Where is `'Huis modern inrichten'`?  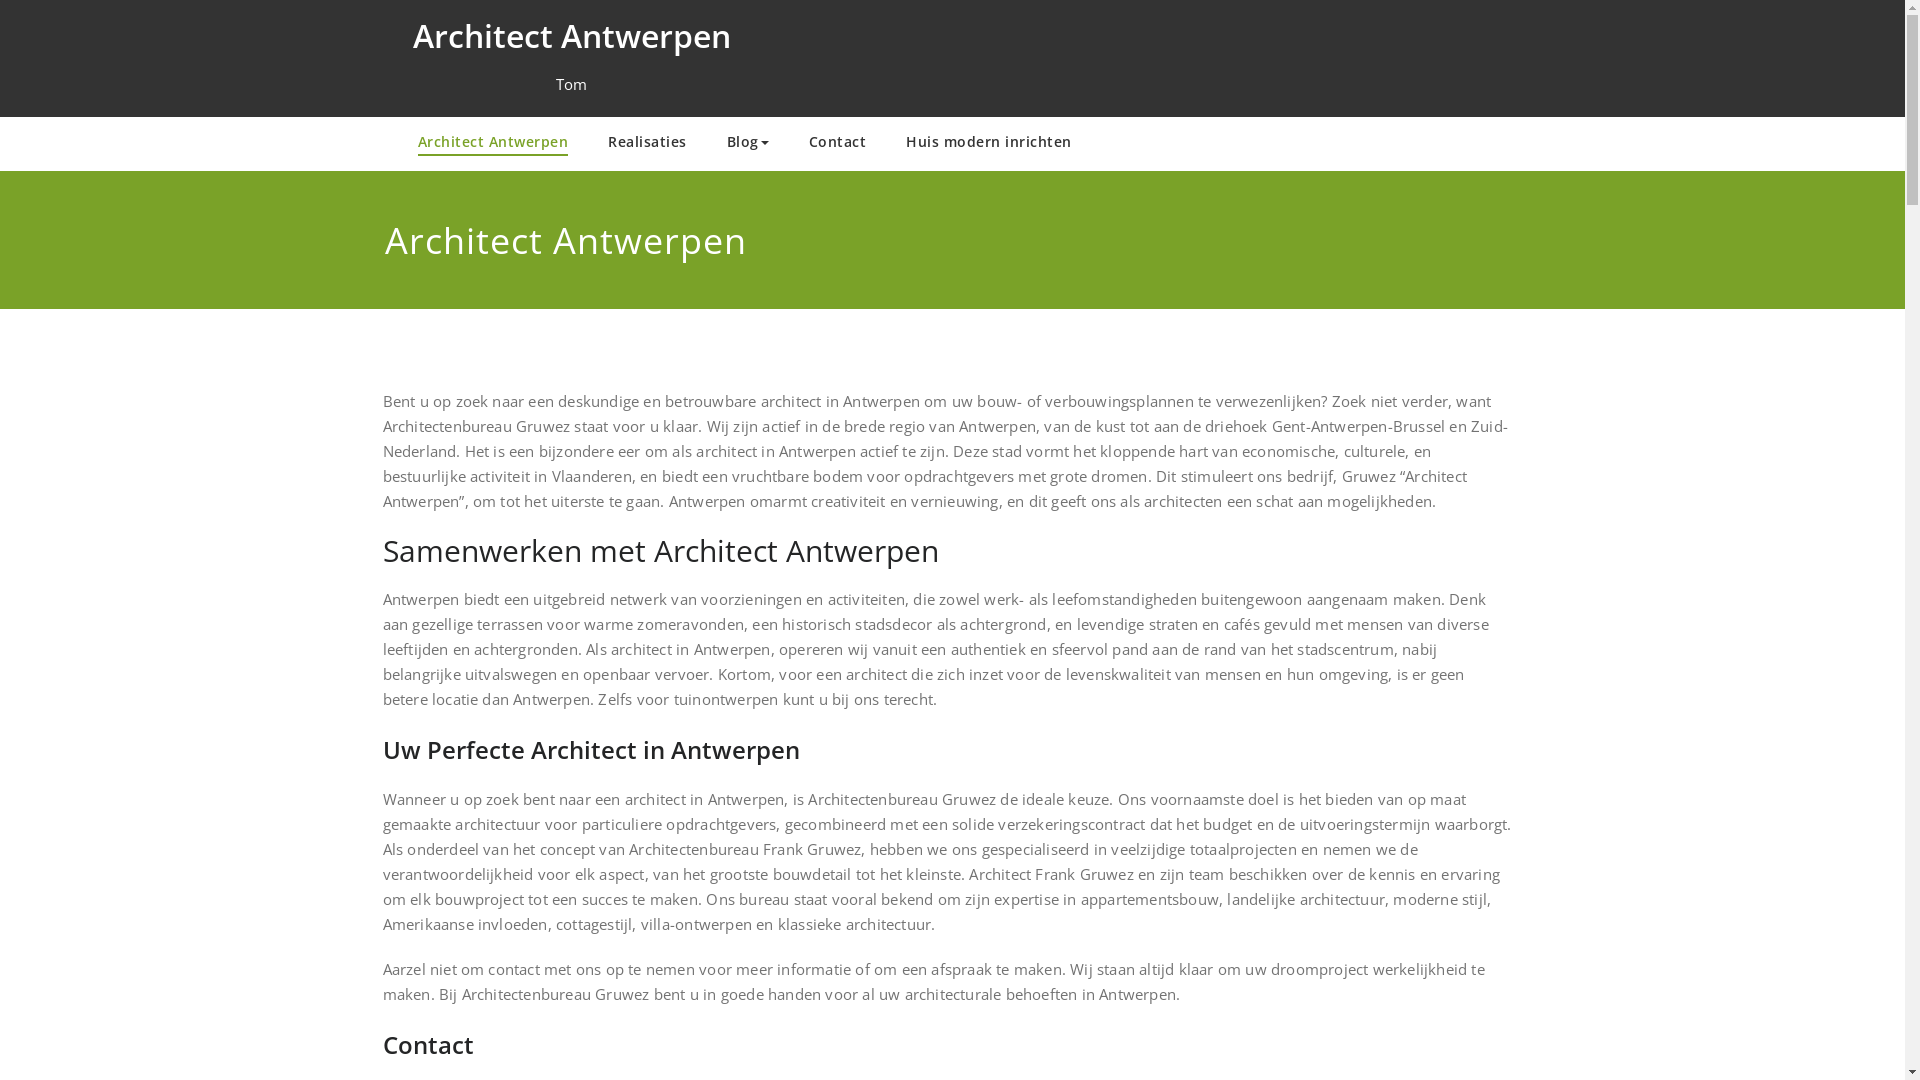 'Huis modern inrichten' is located at coordinates (988, 142).